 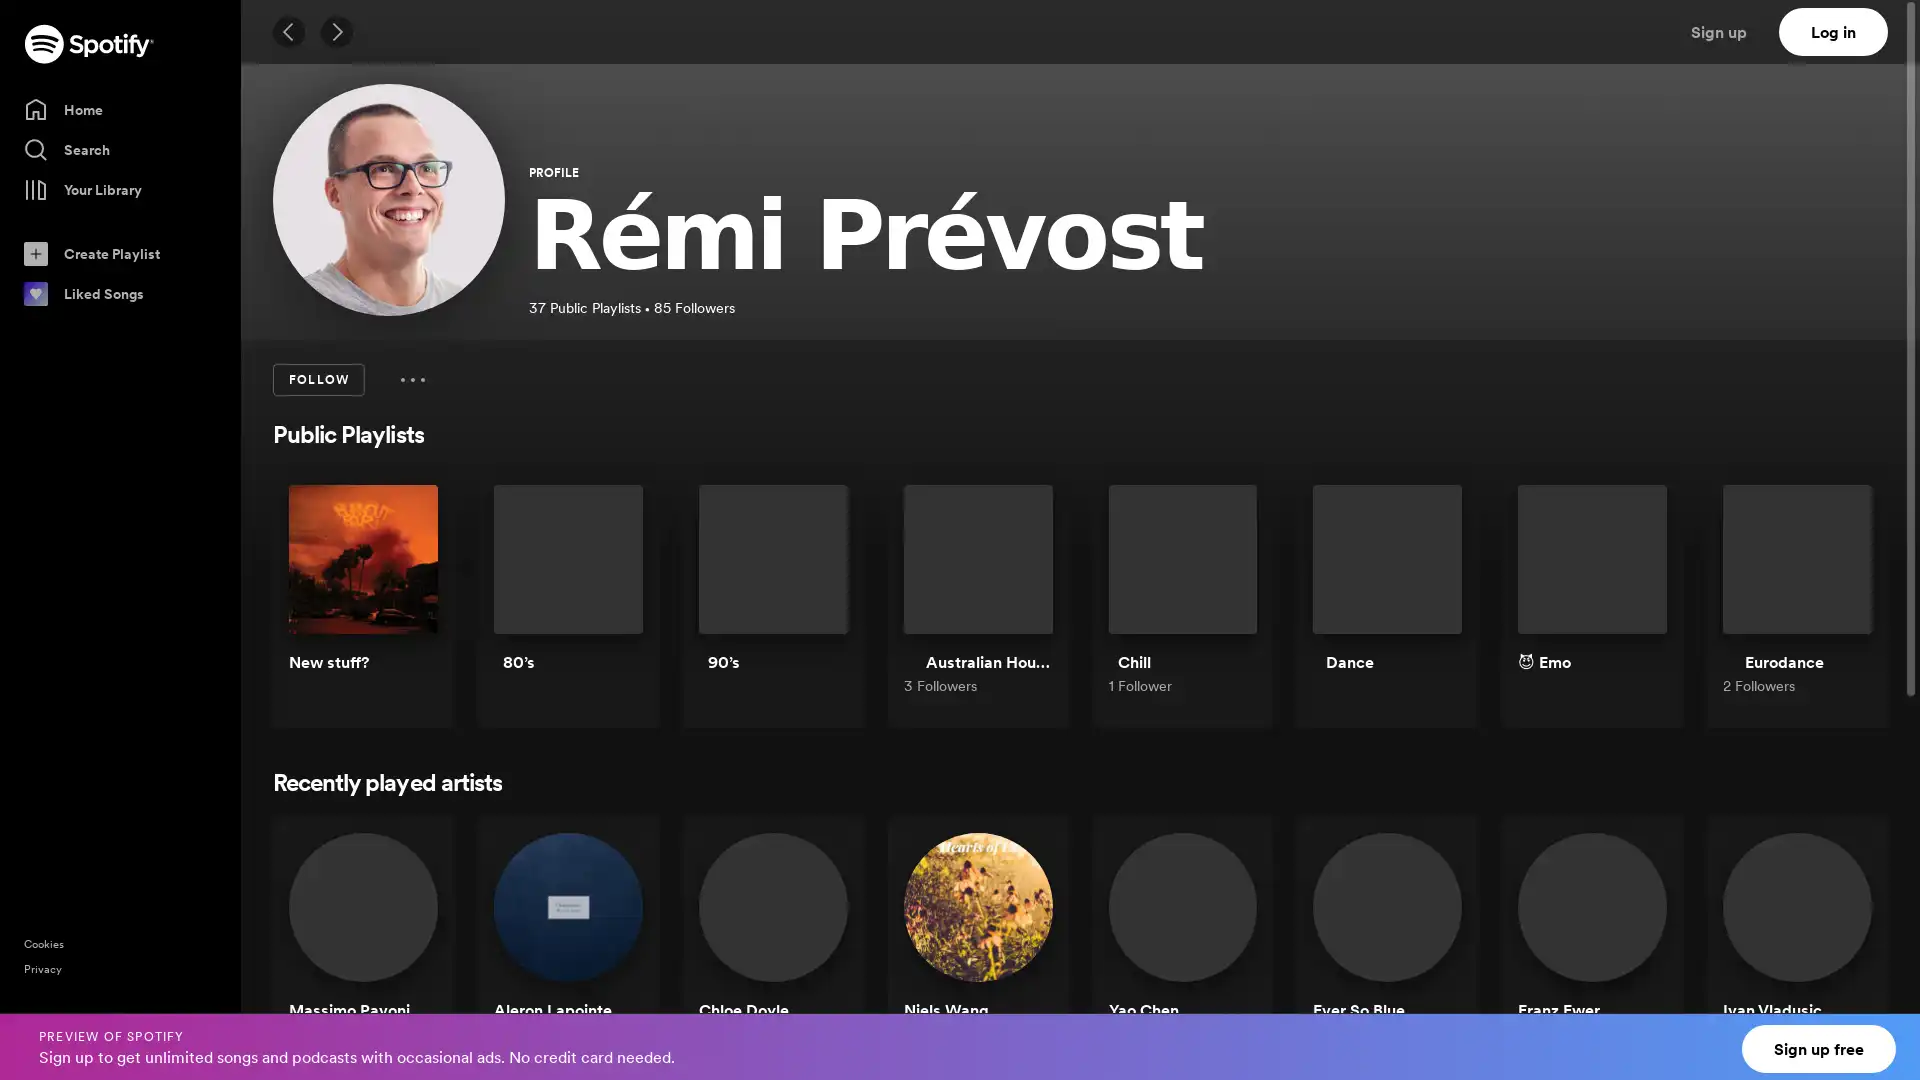 I want to click on Play New stuff?, so click(x=403, y=608).